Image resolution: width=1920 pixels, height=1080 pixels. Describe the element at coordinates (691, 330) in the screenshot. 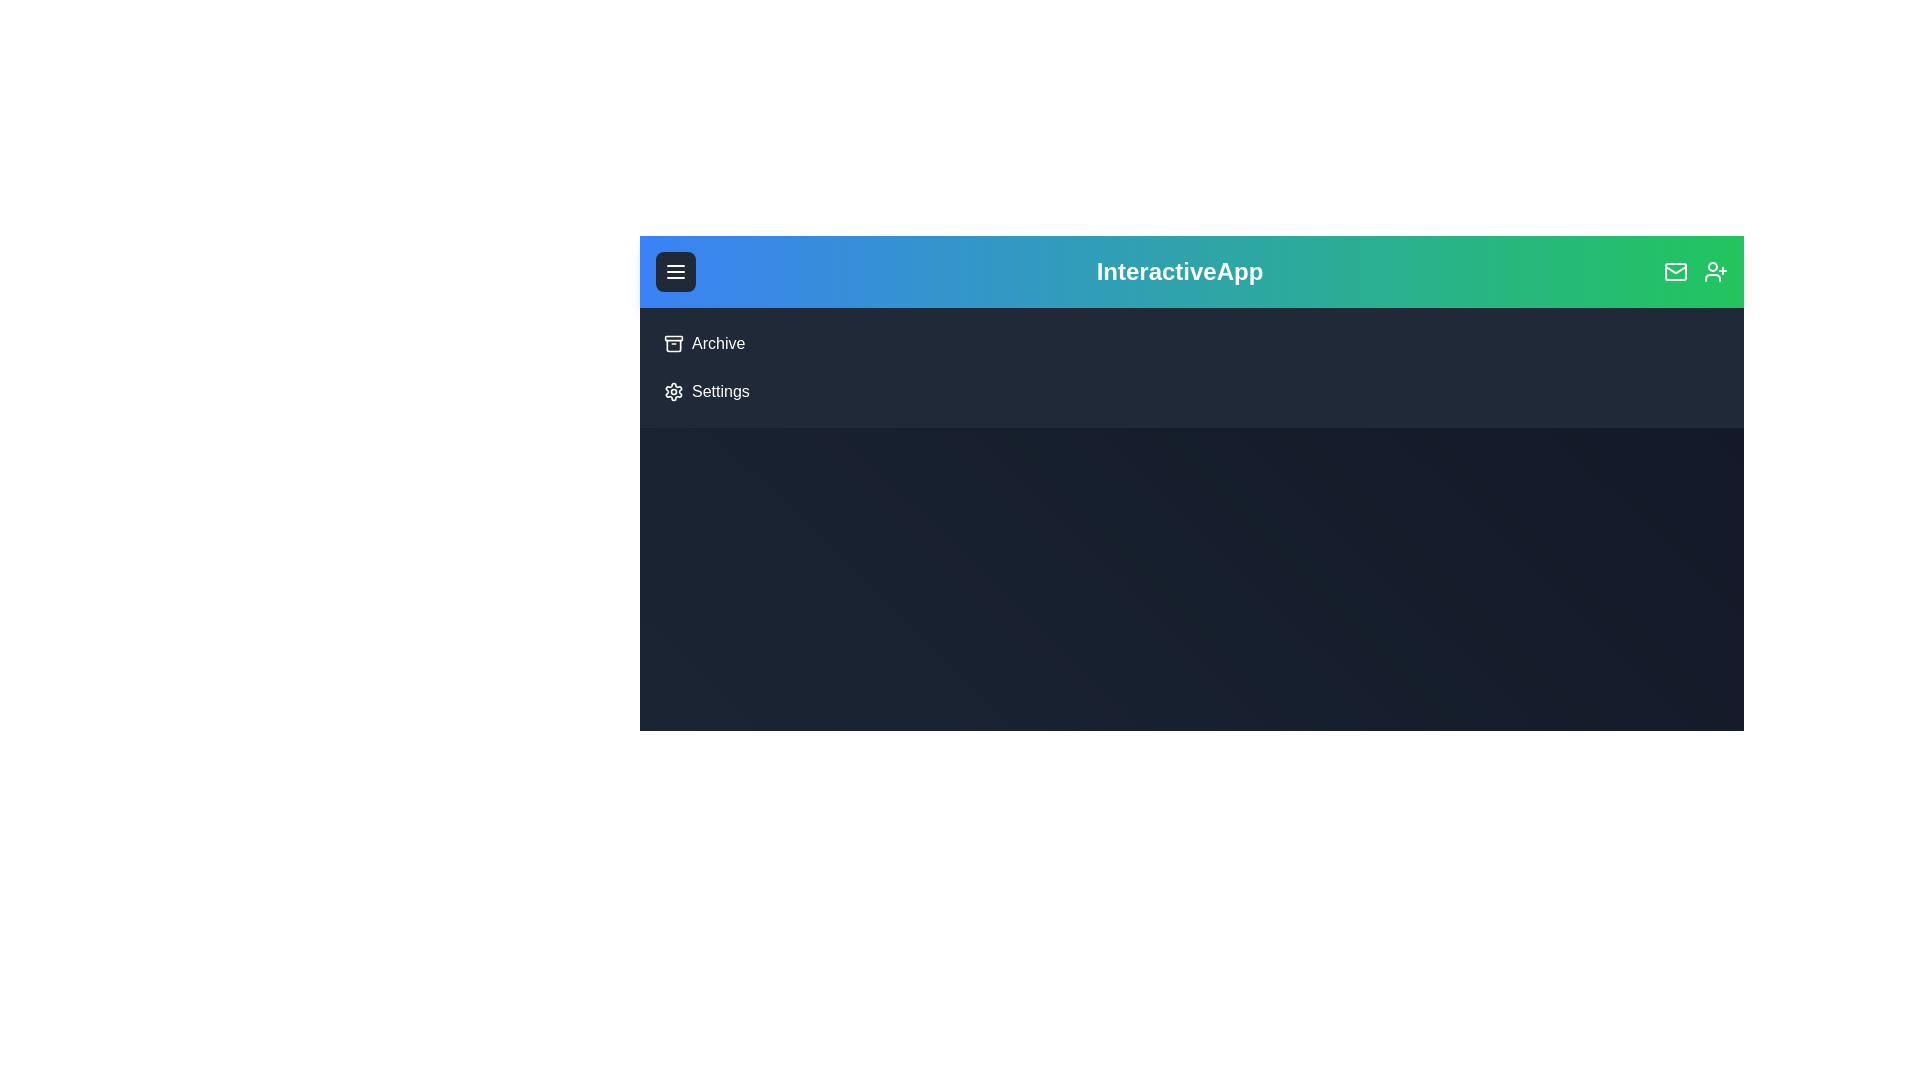

I see `the 'Archive' option in the navigation menu` at that location.